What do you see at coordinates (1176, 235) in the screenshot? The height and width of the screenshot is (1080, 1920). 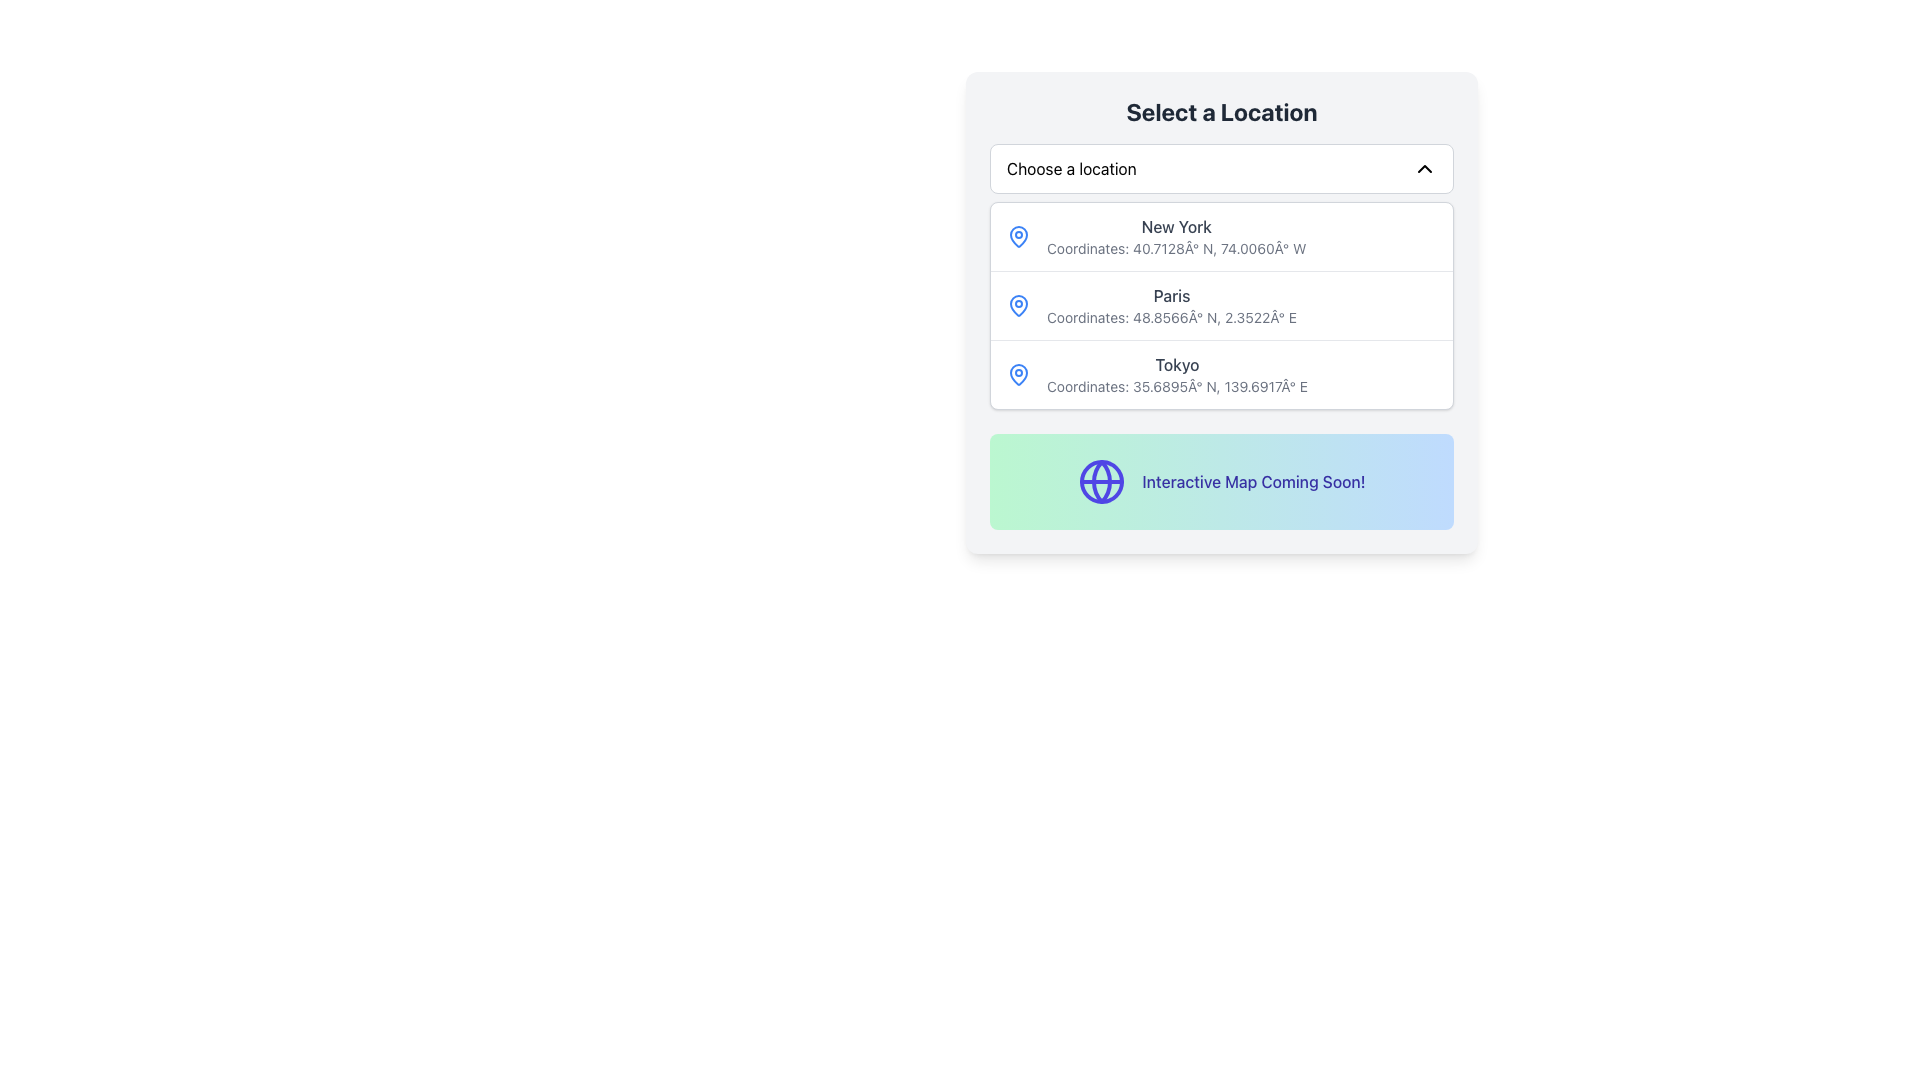 I see `the first list item displaying 'New York'` at bounding box center [1176, 235].